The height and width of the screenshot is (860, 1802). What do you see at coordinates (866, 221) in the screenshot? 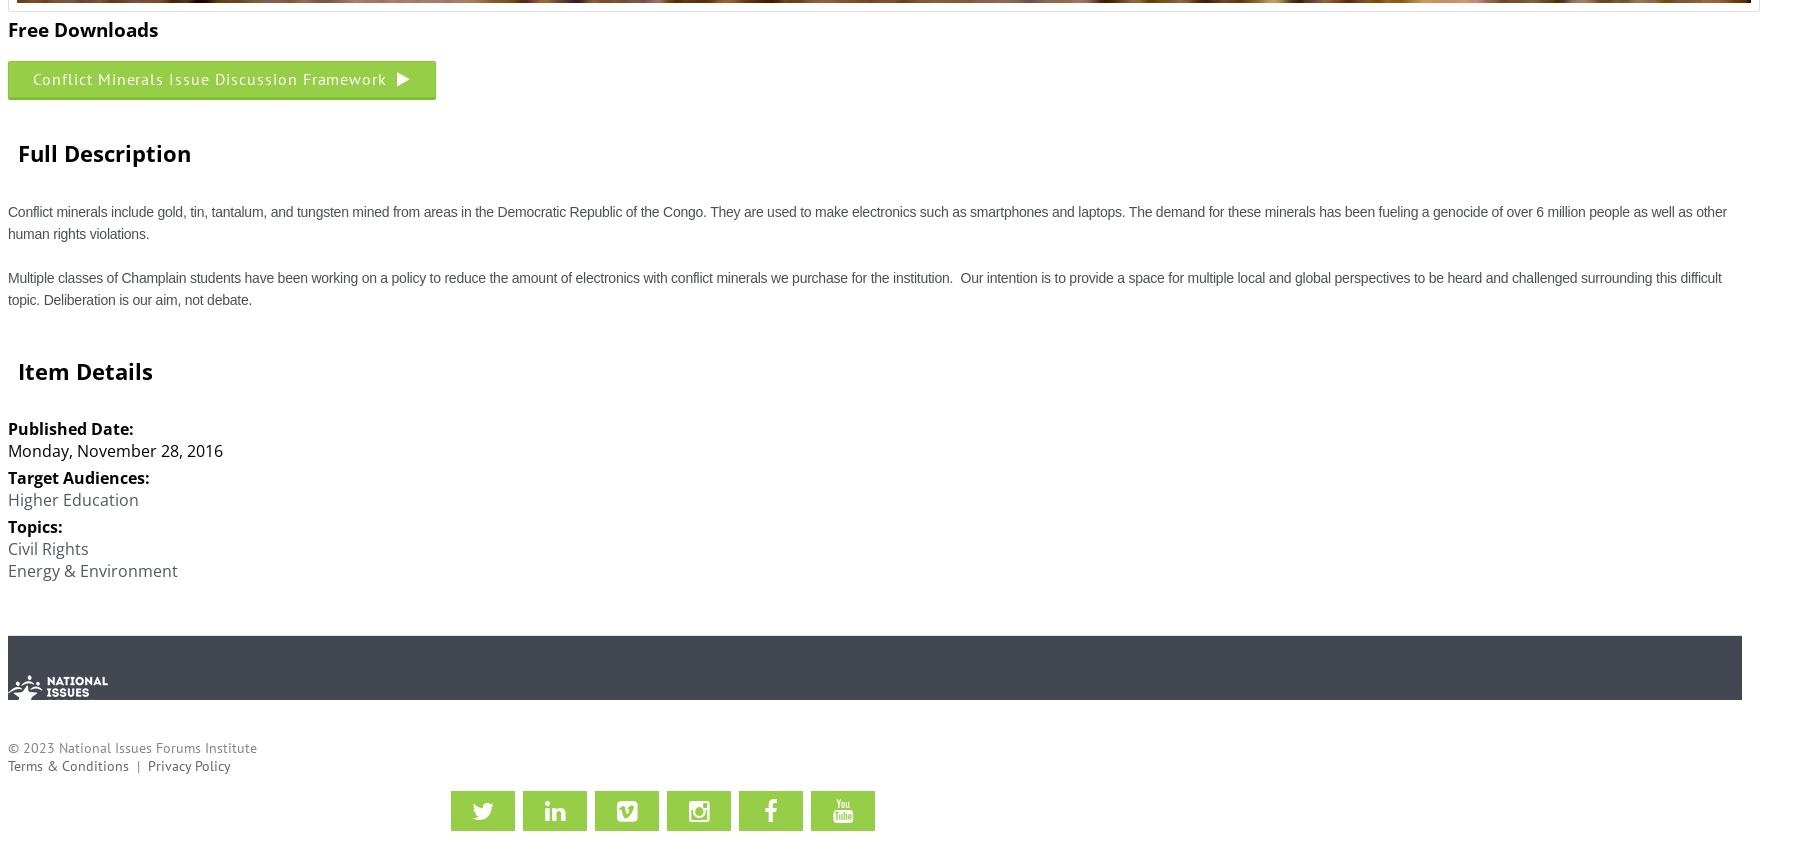
I see `'Conflict minerals include gold, tin, tantalum, and tungsten mined from areas in the Democratic Republic of the Congo. They are used to make electronics such as smartphones and laptops. The demand for these minerals has been fueling a genocide of over 6 million people as well as other human rights violations.'` at bounding box center [866, 221].